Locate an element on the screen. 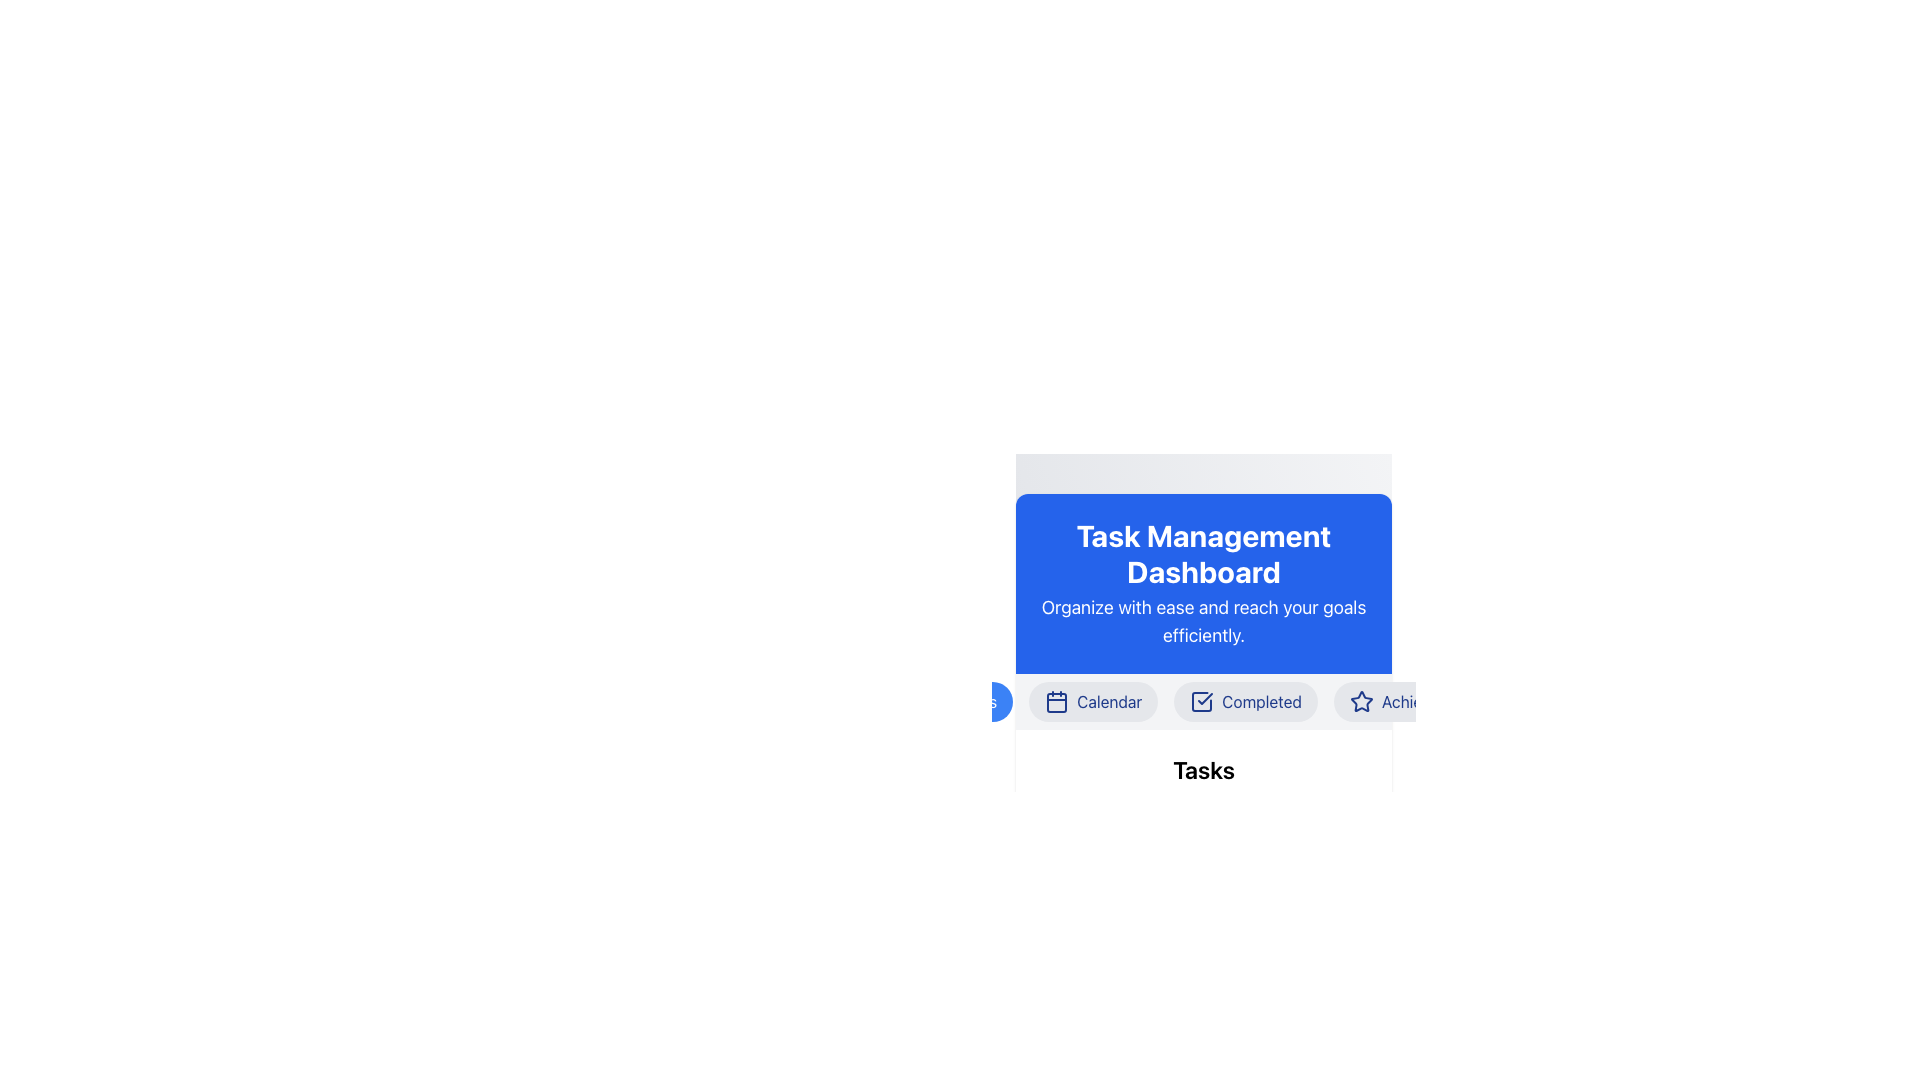 The image size is (1920, 1080). text displayed in the Text Label titled 'Task Management Dashboard' which serves as the main header for the section is located at coordinates (1203, 554).